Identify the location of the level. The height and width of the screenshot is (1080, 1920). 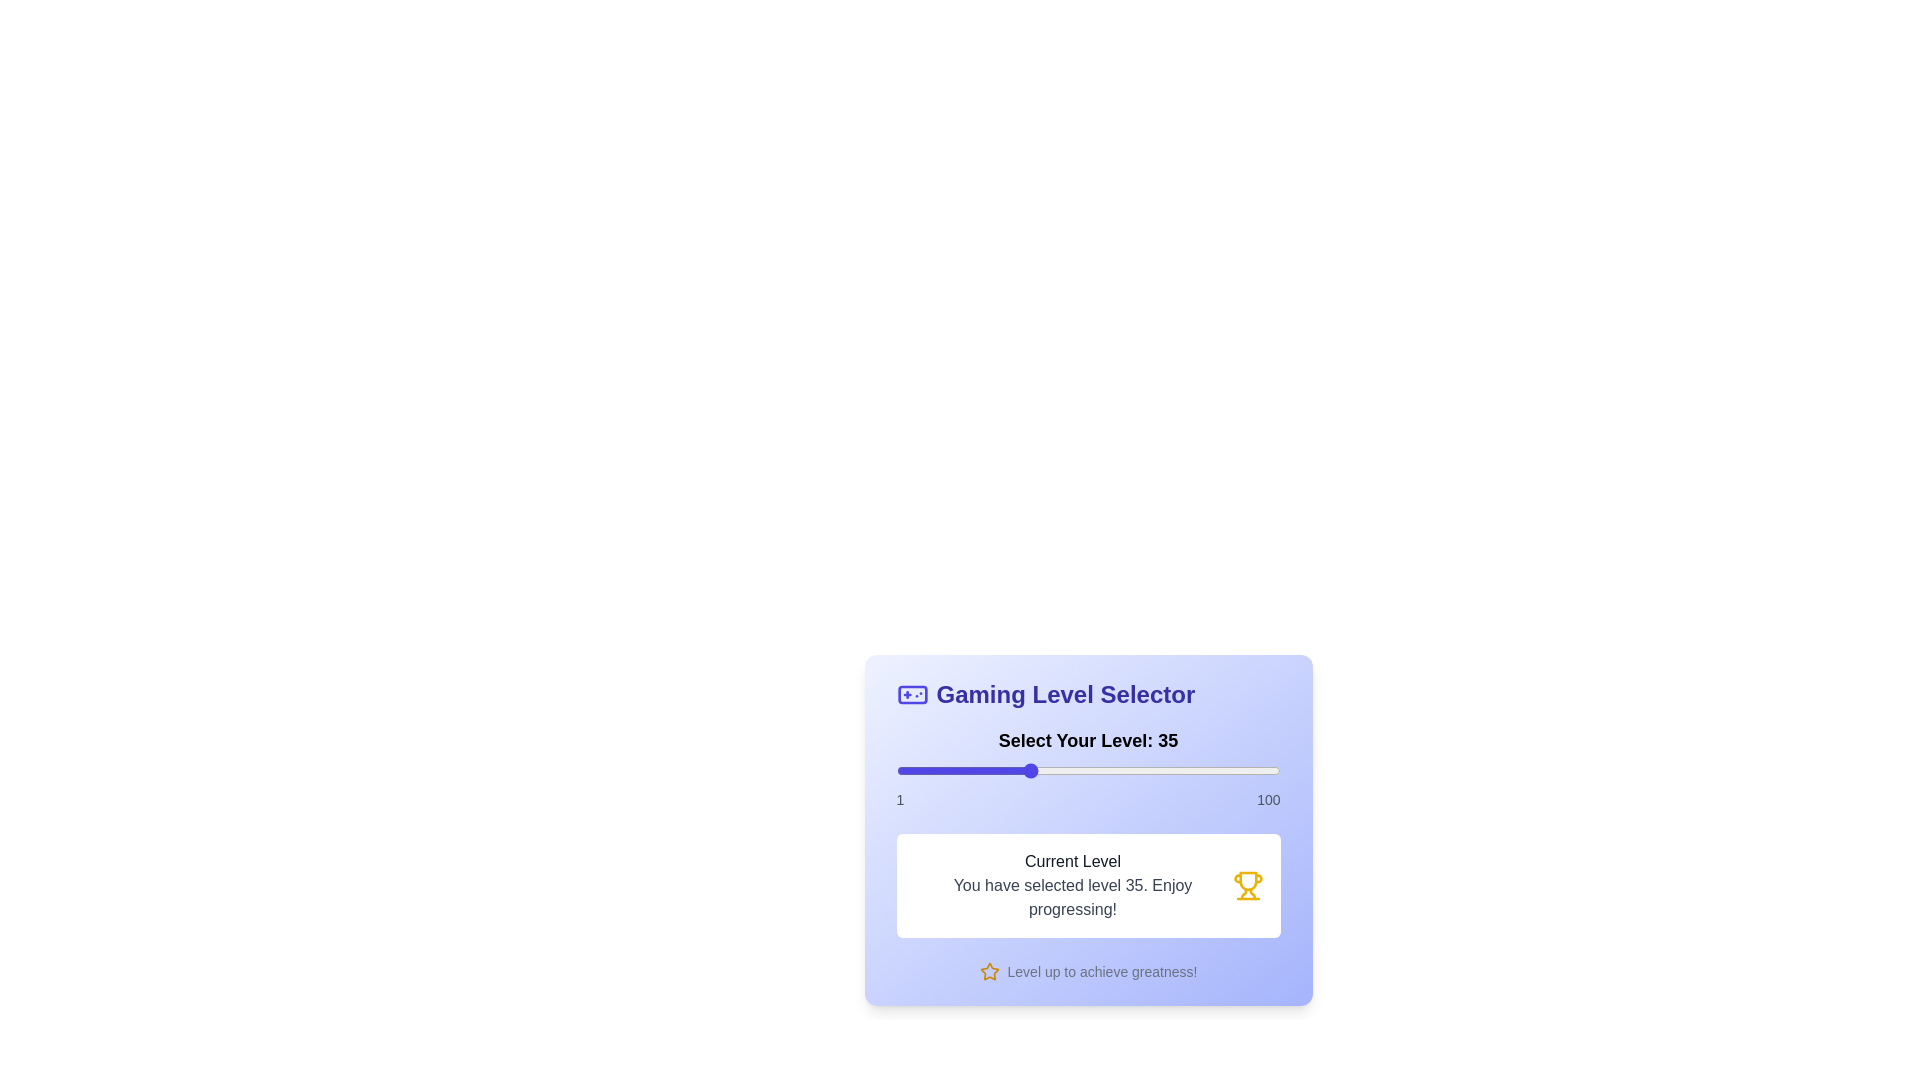
(1028, 770).